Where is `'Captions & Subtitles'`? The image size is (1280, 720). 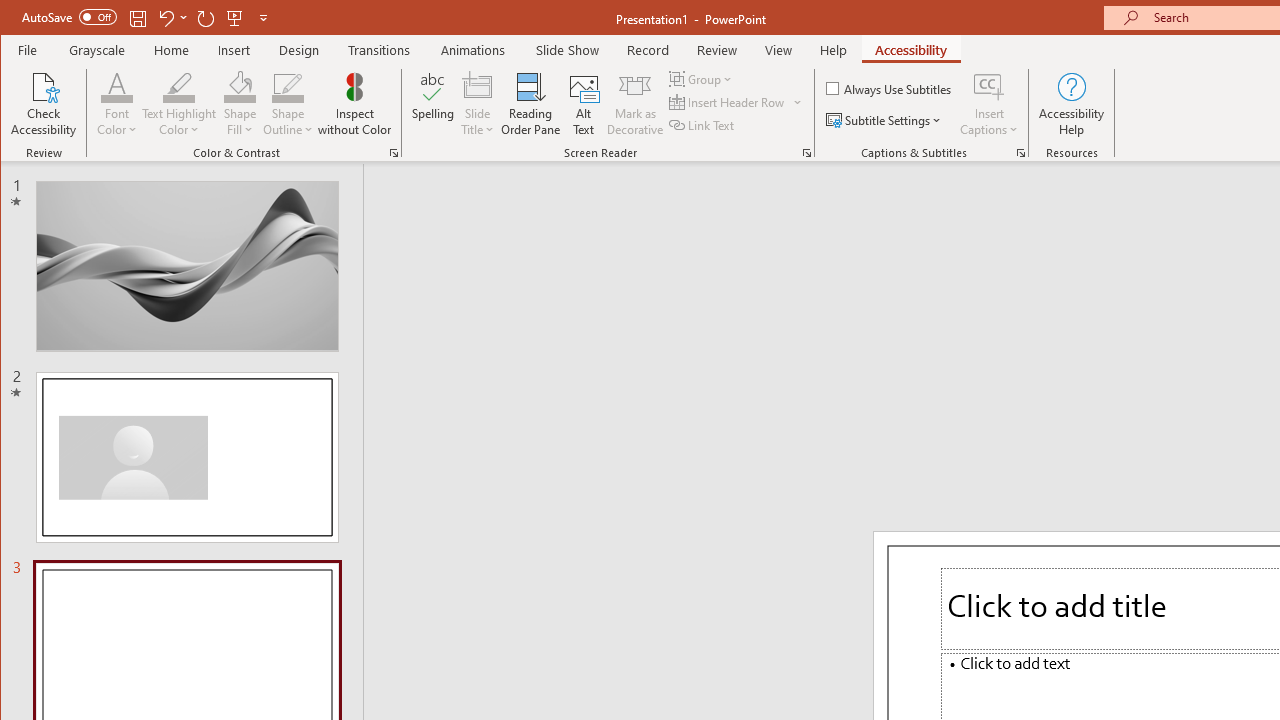 'Captions & Subtitles' is located at coordinates (1020, 152).